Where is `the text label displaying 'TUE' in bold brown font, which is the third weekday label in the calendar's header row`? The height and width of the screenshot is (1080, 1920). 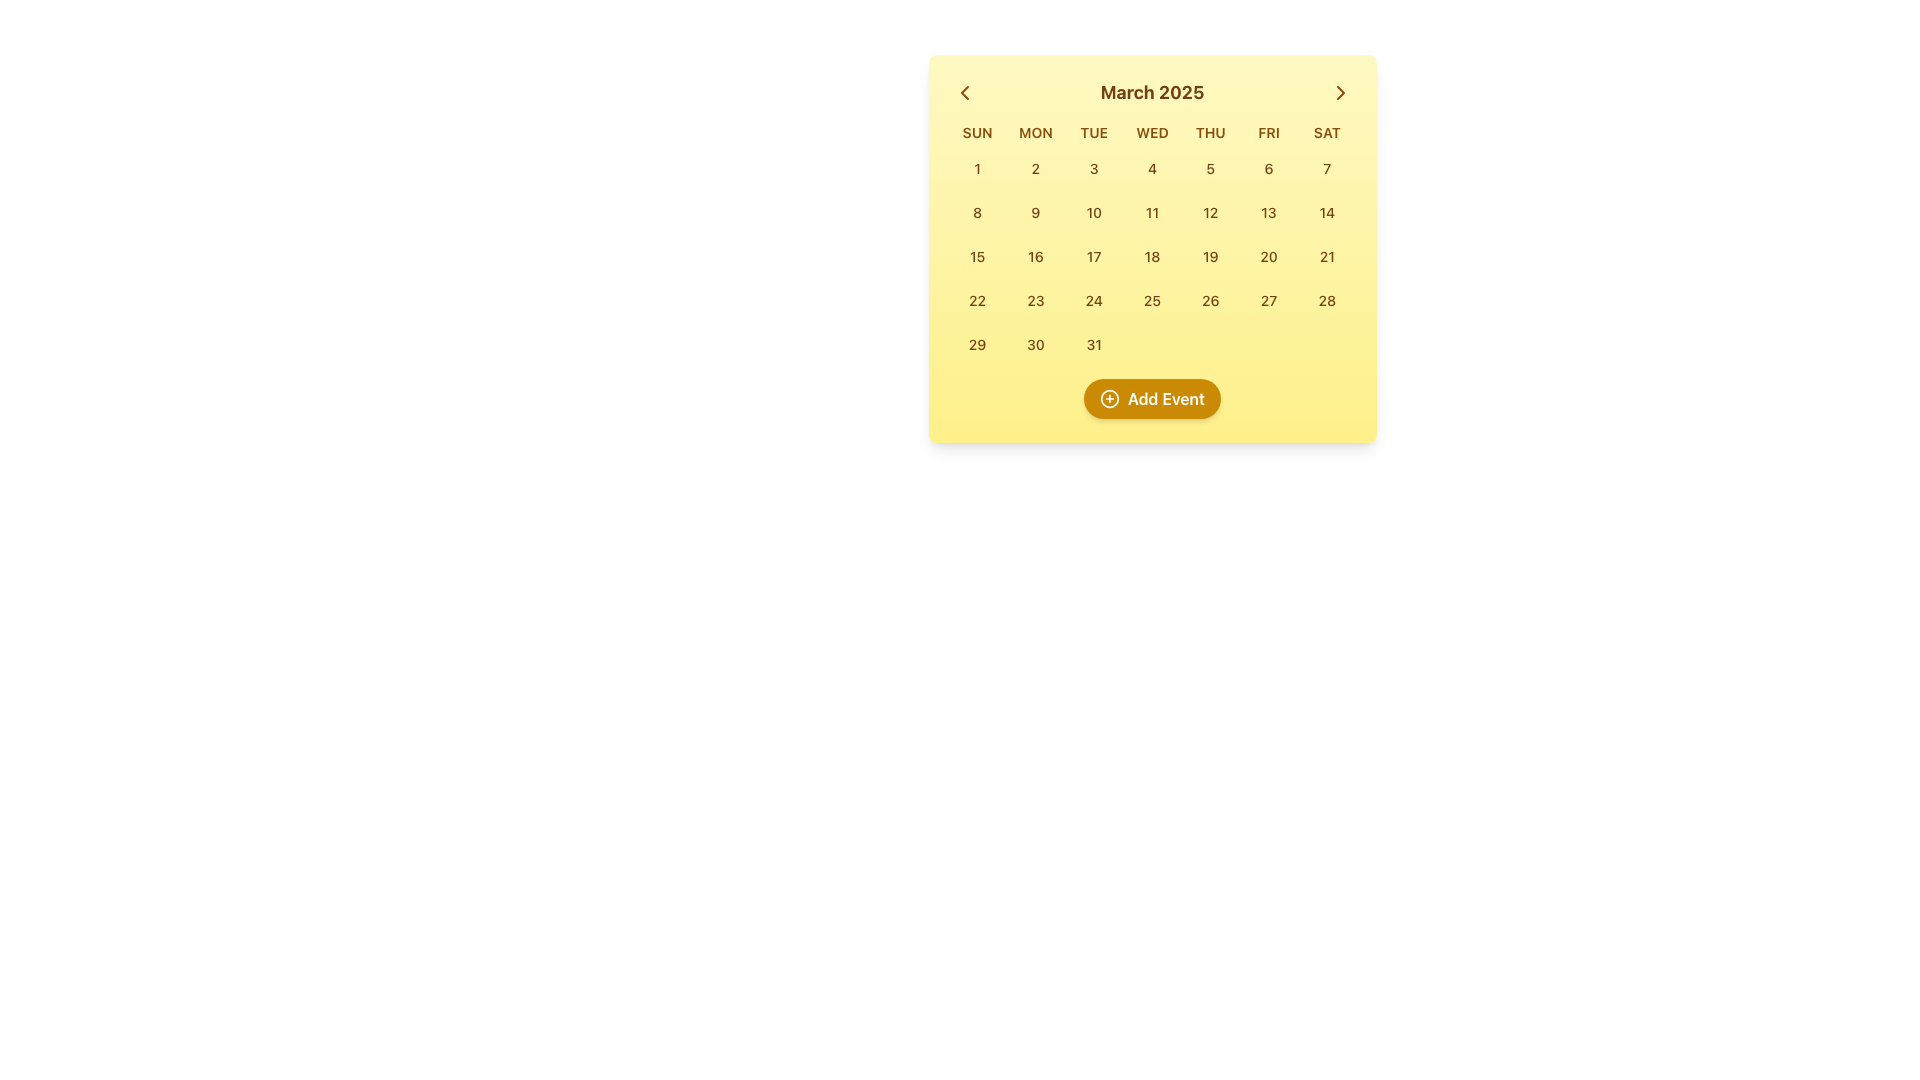 the text label displaying 'TUE' in bold brown font, which is the third weekday label in the calendar's header row is located at coordinates (1093, 132).